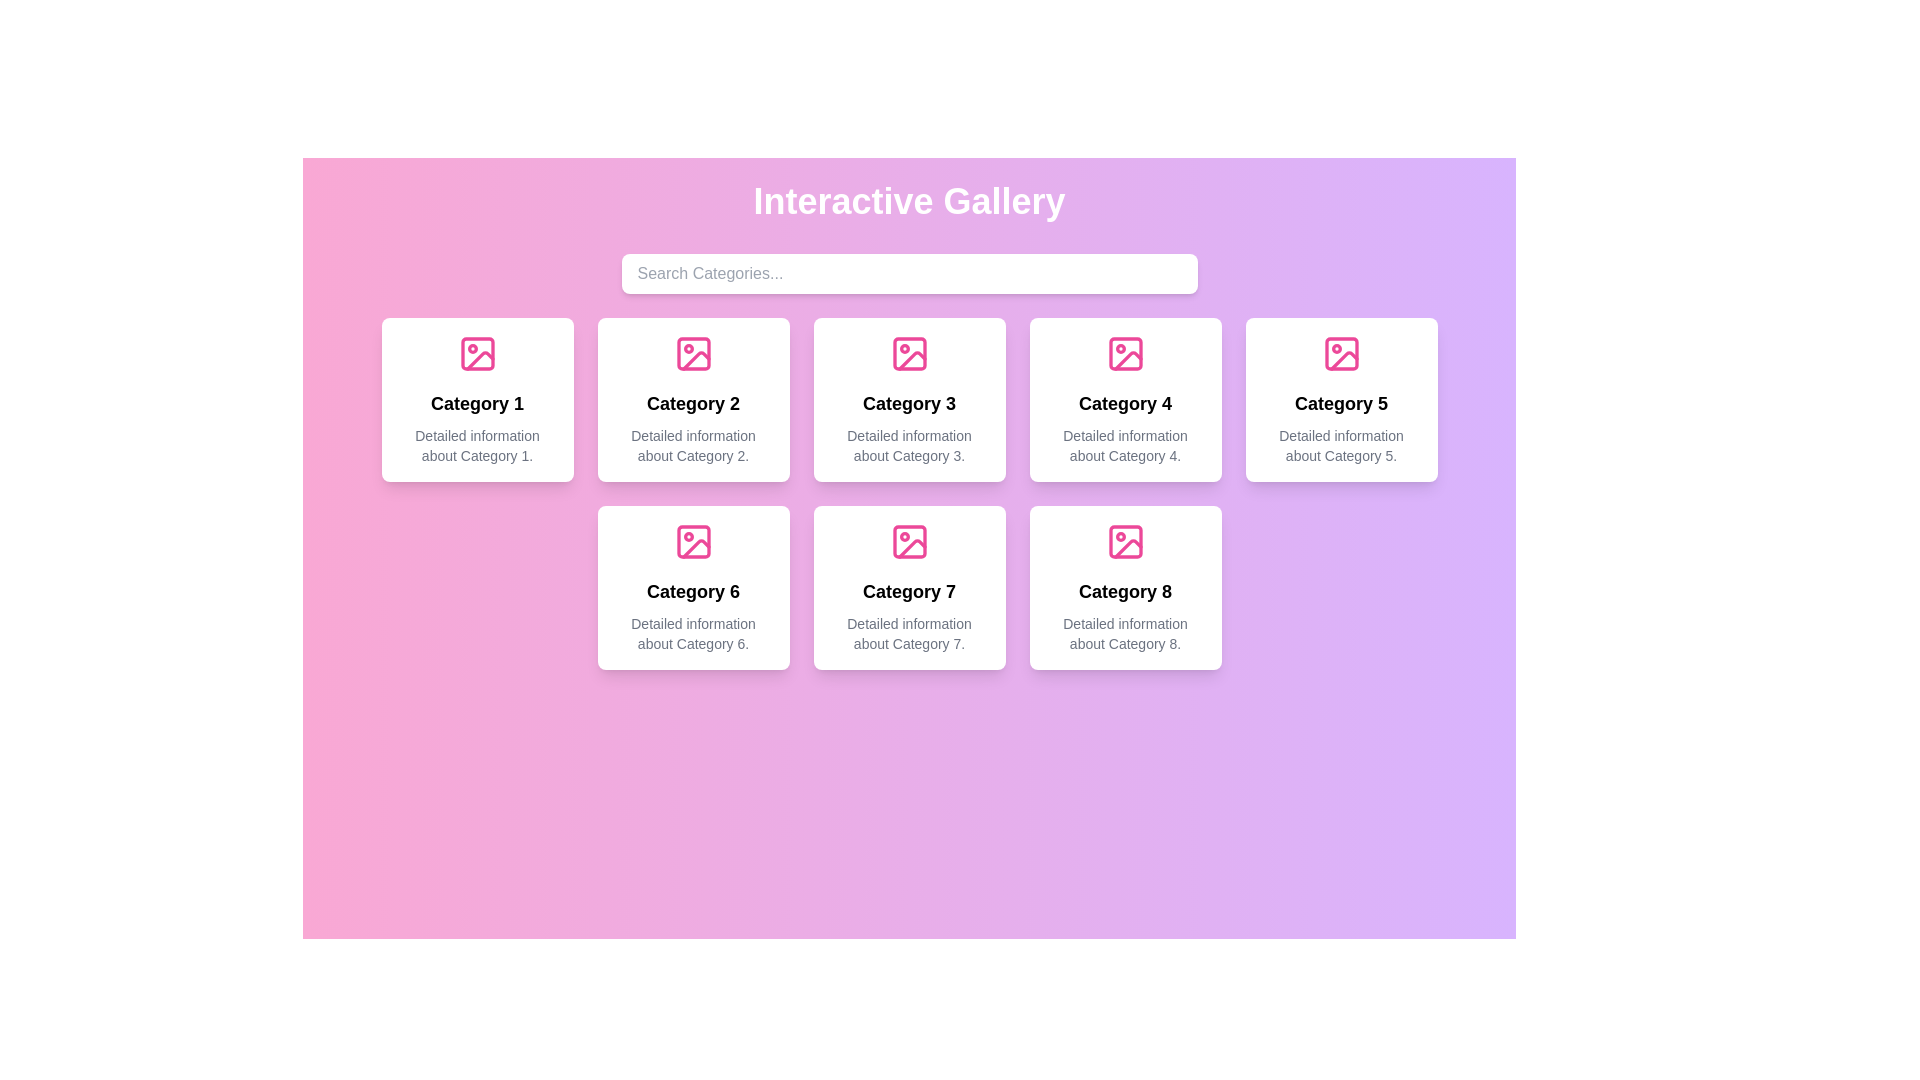  I want to click on the label element that displays 'Category 5', which is positioned in the second row and second column of the grid layout, so click(1341, 404).